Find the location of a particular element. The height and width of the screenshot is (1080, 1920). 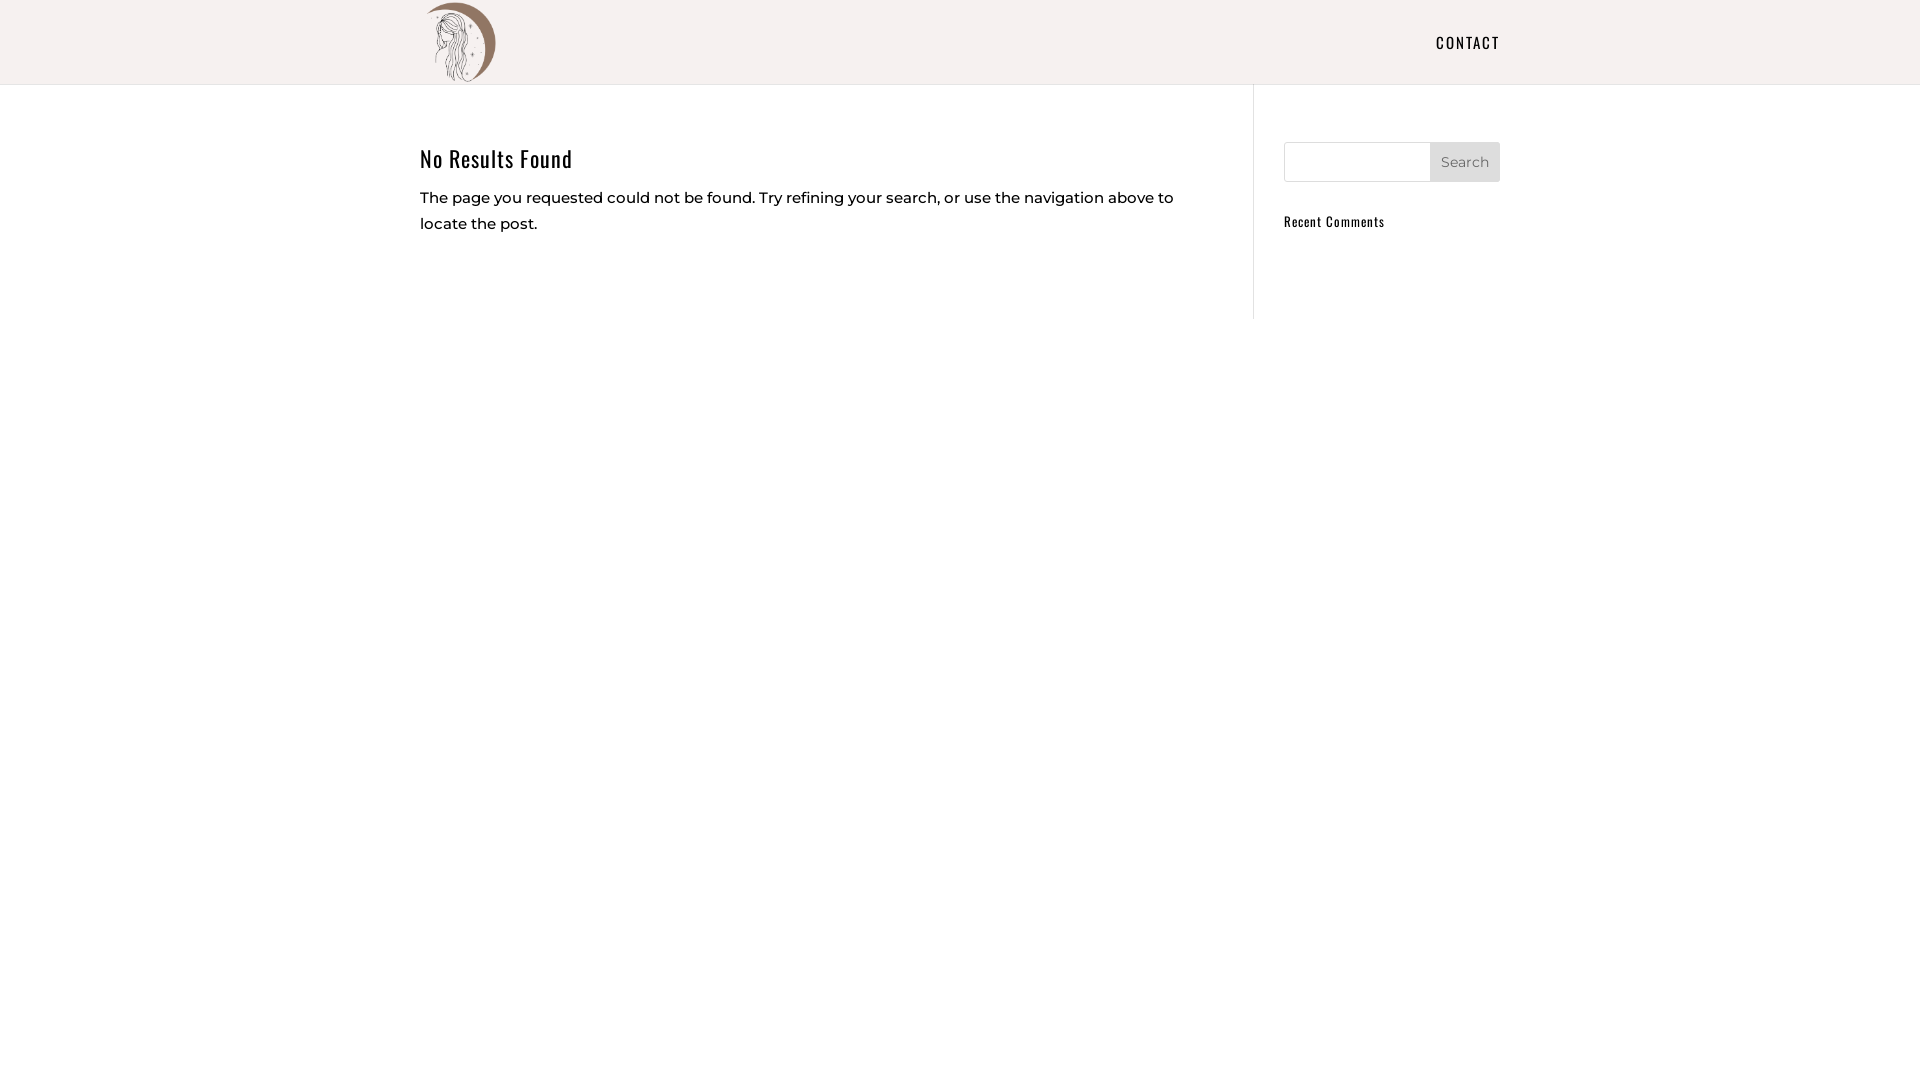

'Search' is located at coordinates (1464, 161).